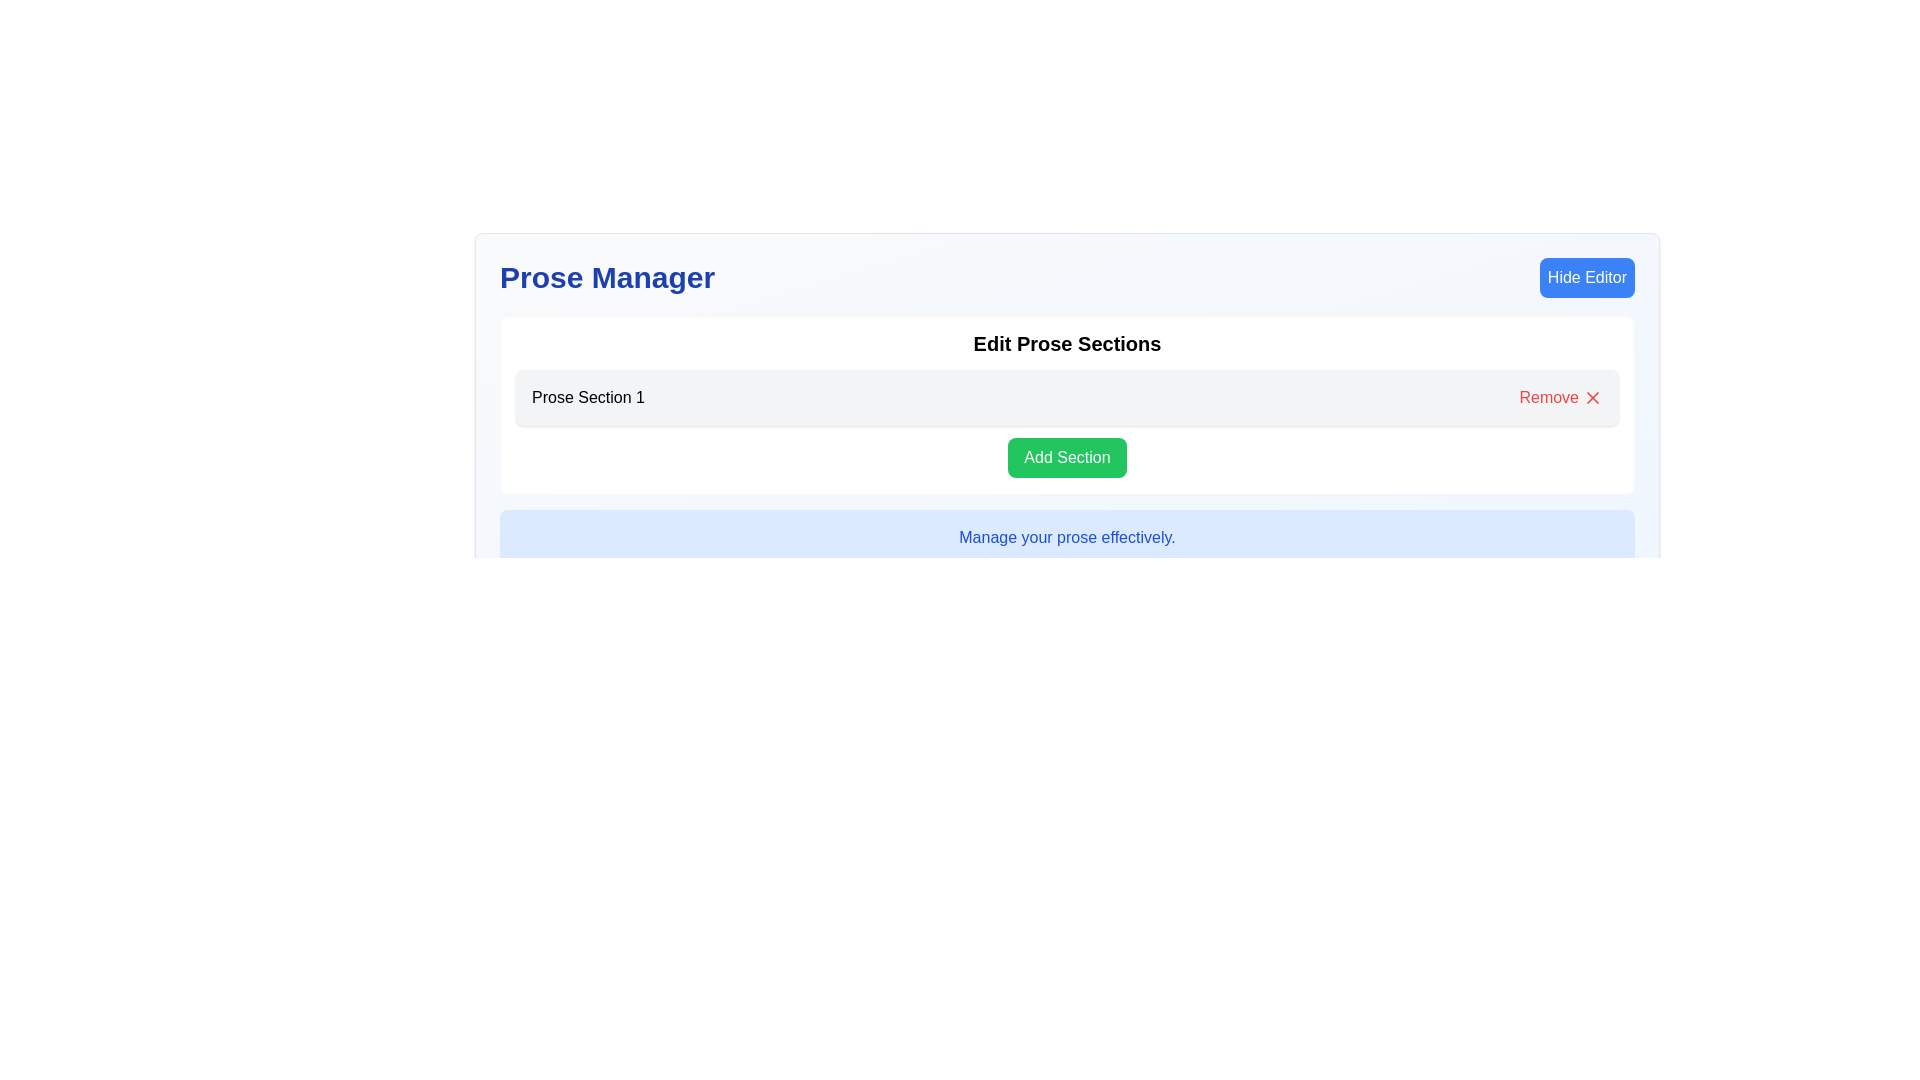 The image size is (1920, 1080). I want to click on the Text Label that serves as a title or header for the section indicating the functionality of editing prose sections, positioned above a list item and a button labeled 'Add Section', so click(1066, 342).